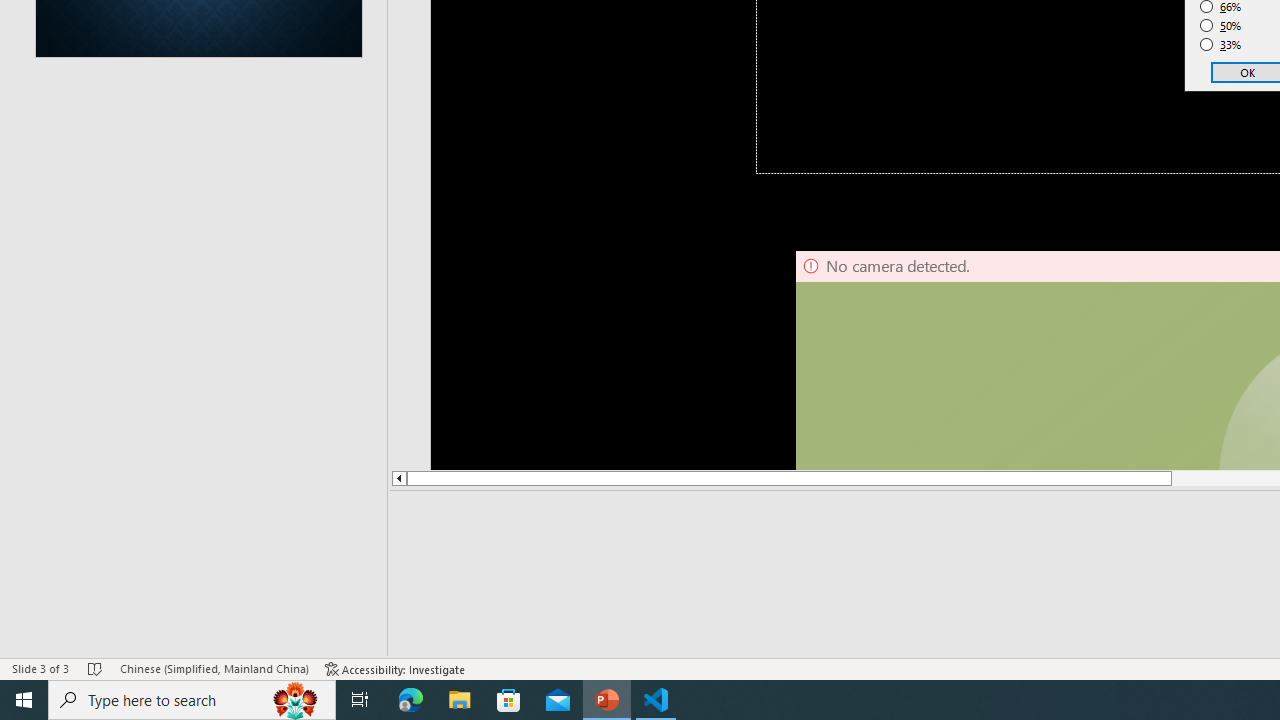 The height and width of the screenshot is (720, 1280). What do you see at coordinates (410, 698) in the screenshot?
I see `'Microsoft Edge'` at bounding box center [410, 698].